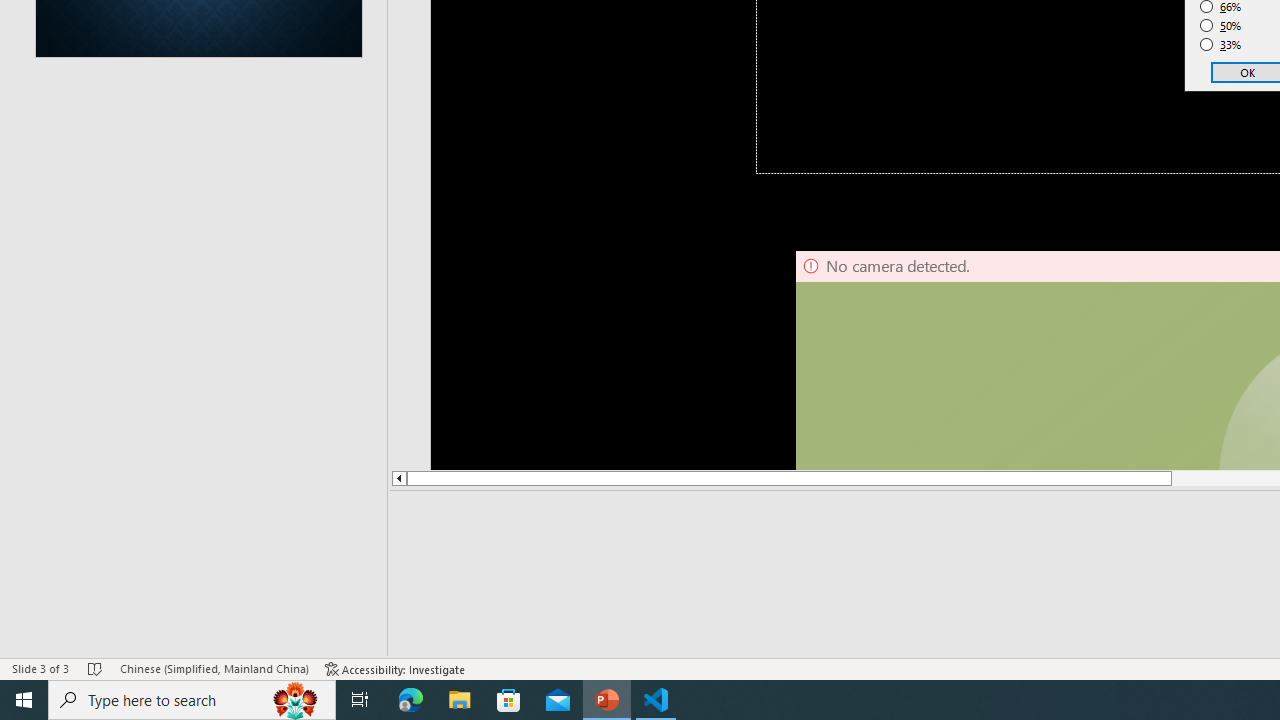 The height and width of the screenshot is (720, 1280). What do you see at coordinates (410, 698) in the screenshot?
I see `'Microsoft Edge'` at bounding box center [410, 698].